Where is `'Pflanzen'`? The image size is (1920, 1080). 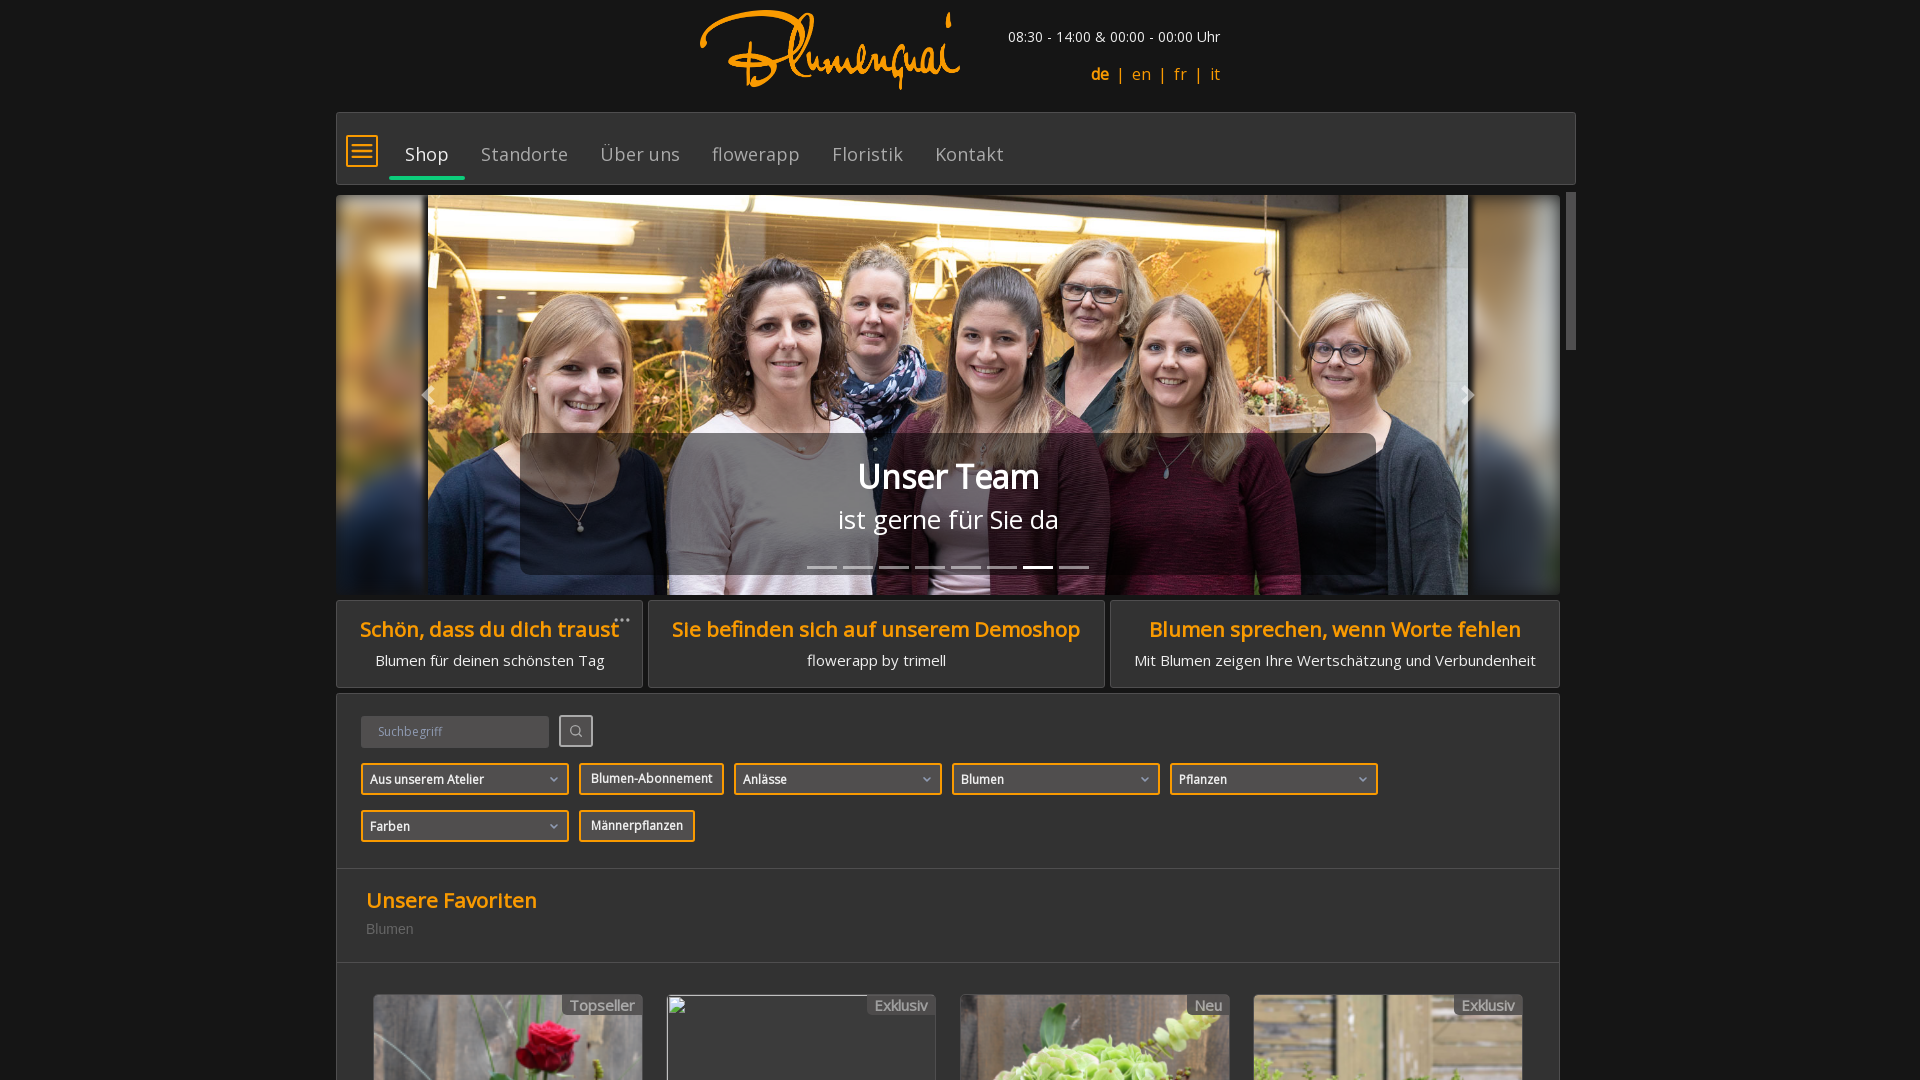 'Pflanzen' is located at coordinates (1272, 778).